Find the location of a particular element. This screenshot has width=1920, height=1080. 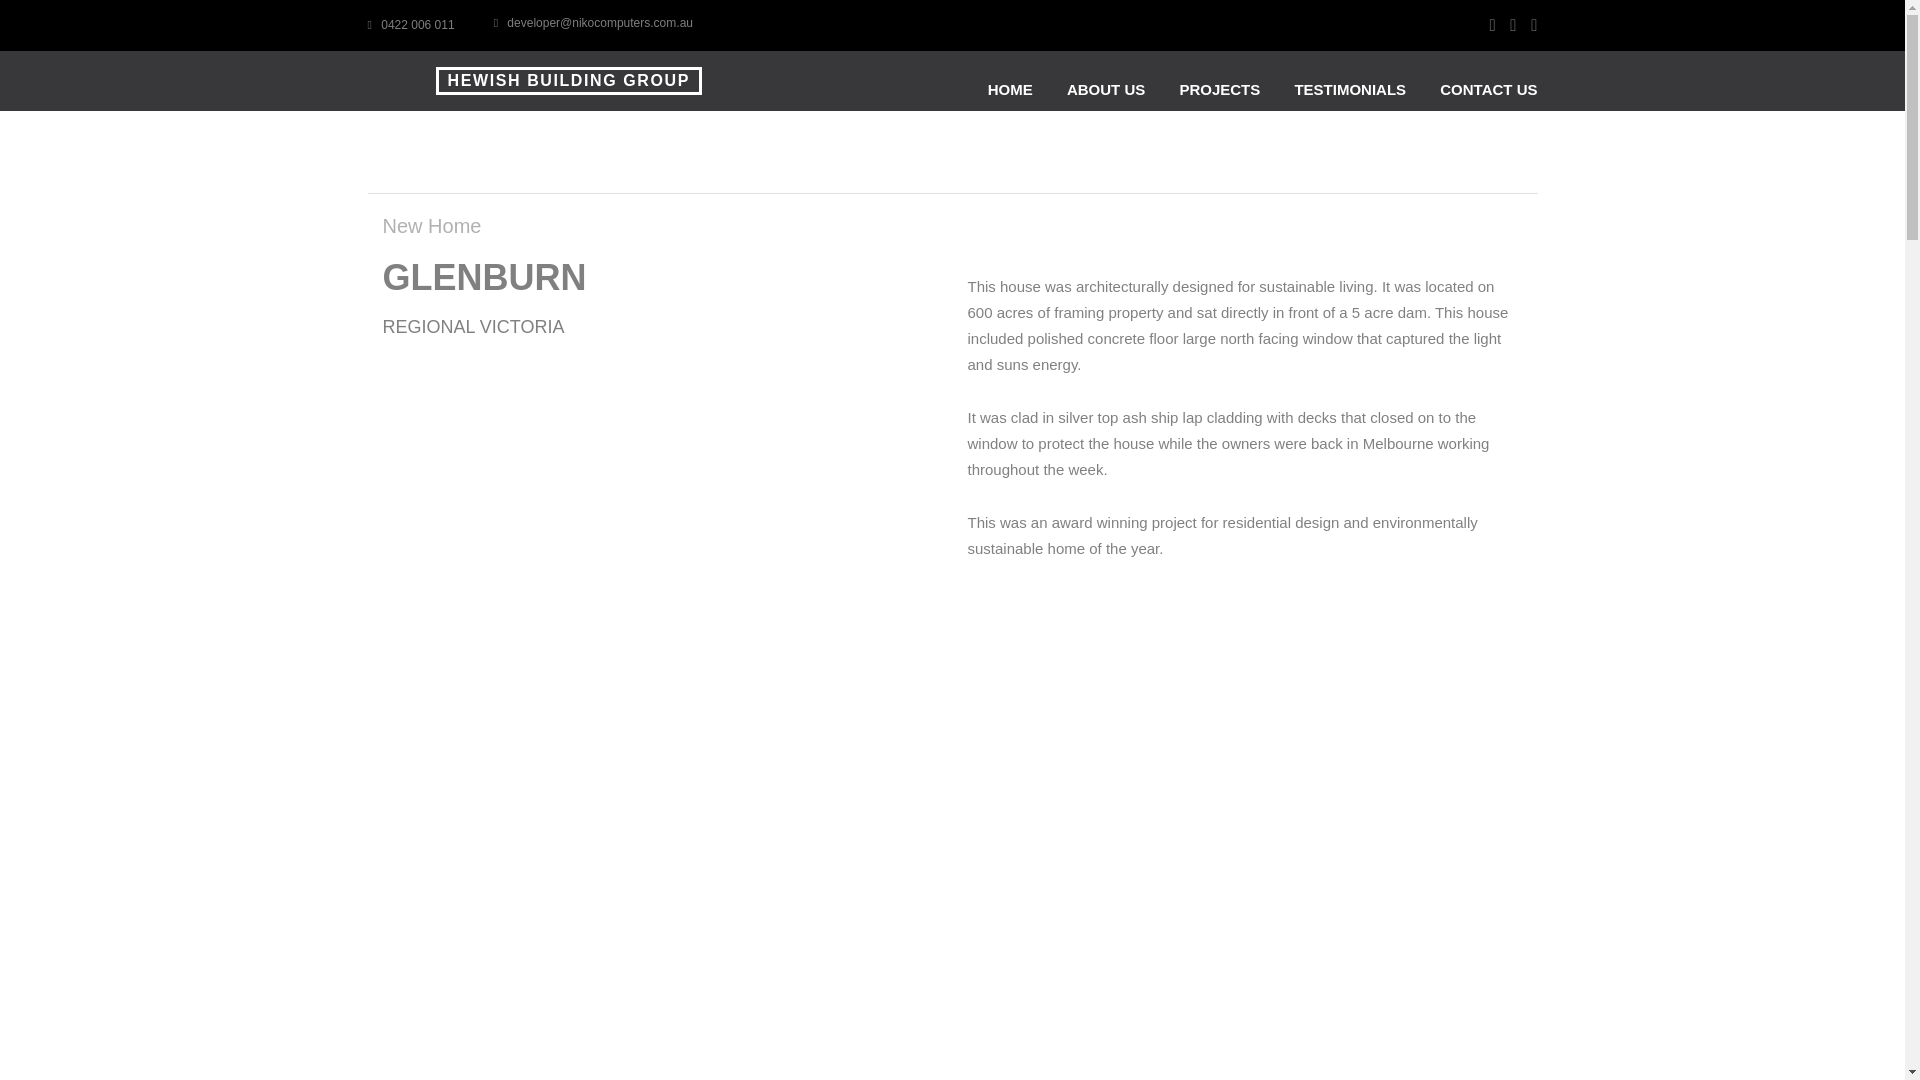

'CONTACT US' is located at coordinates (1488, 88).